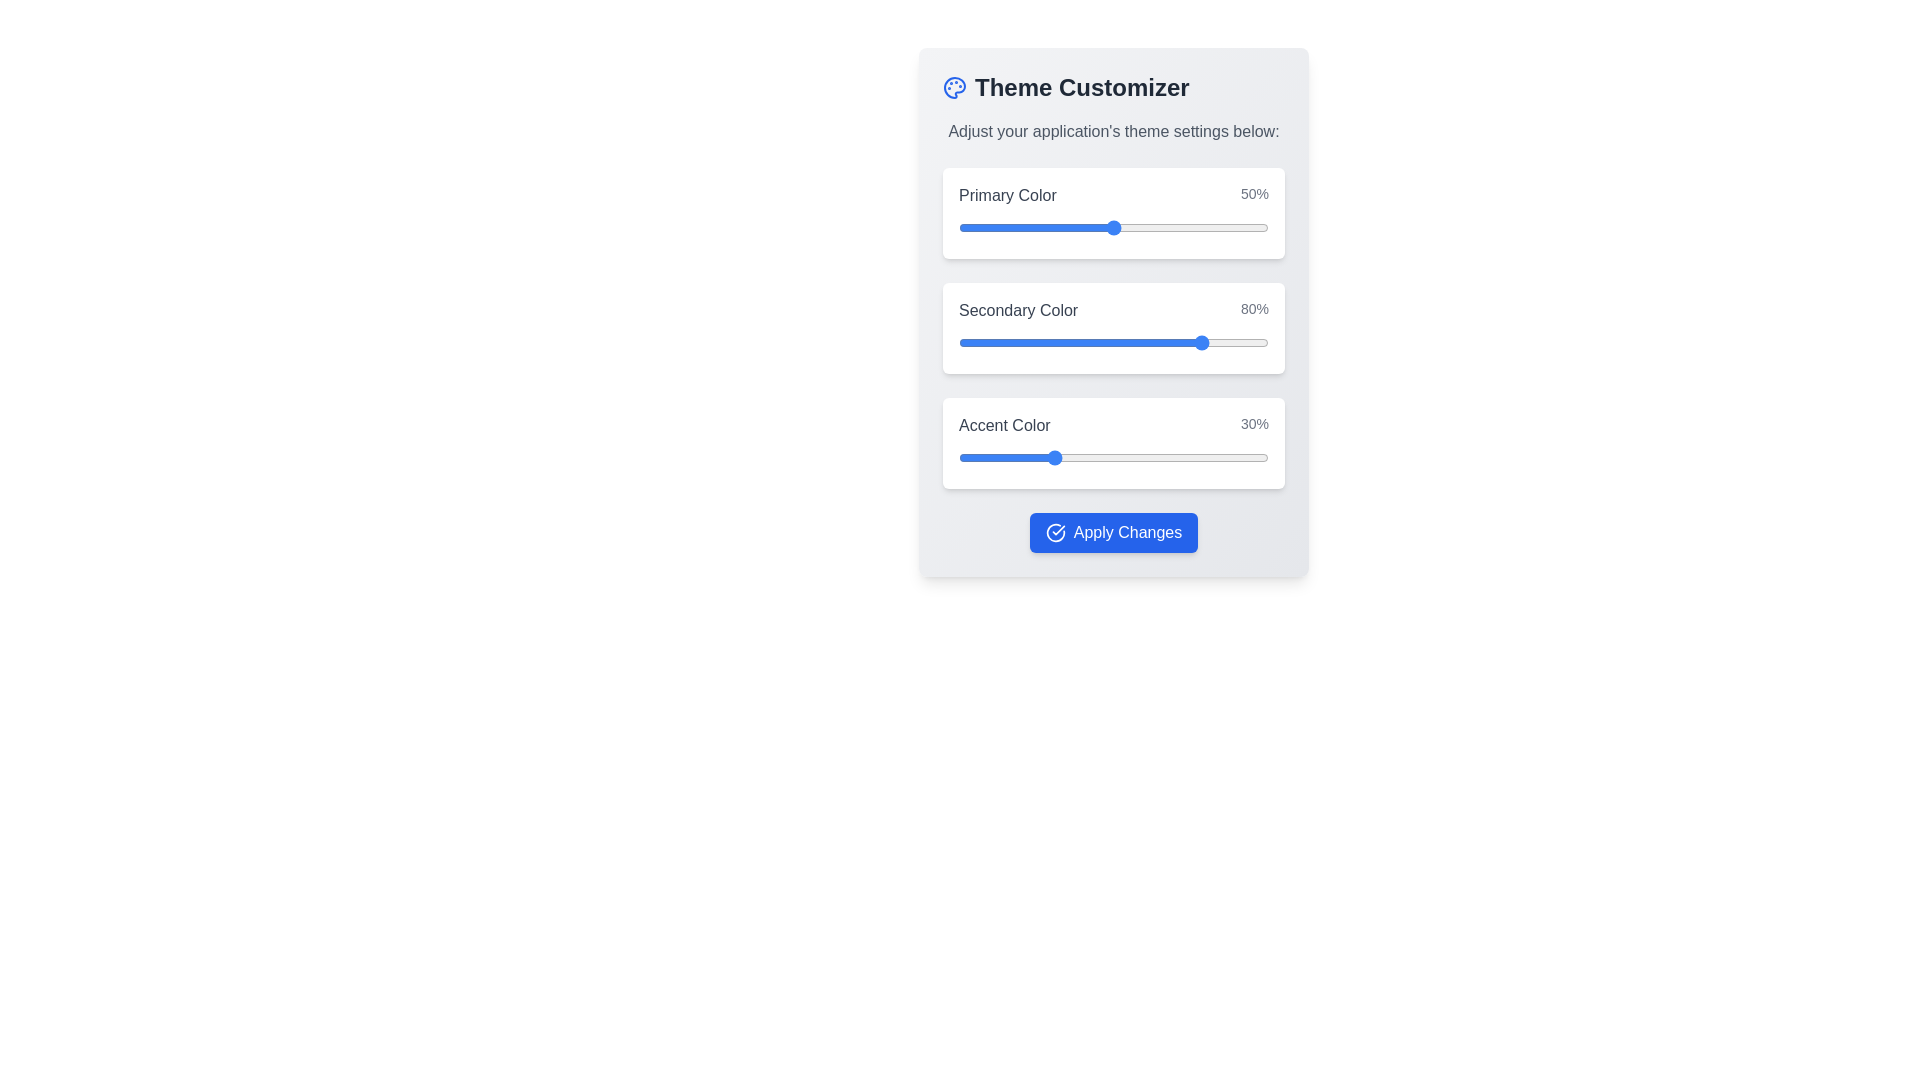  What do you see at coordinates (1103, 458) in the screenshot?
I see `the accent color percentage` at bounding box center [1103, 458].